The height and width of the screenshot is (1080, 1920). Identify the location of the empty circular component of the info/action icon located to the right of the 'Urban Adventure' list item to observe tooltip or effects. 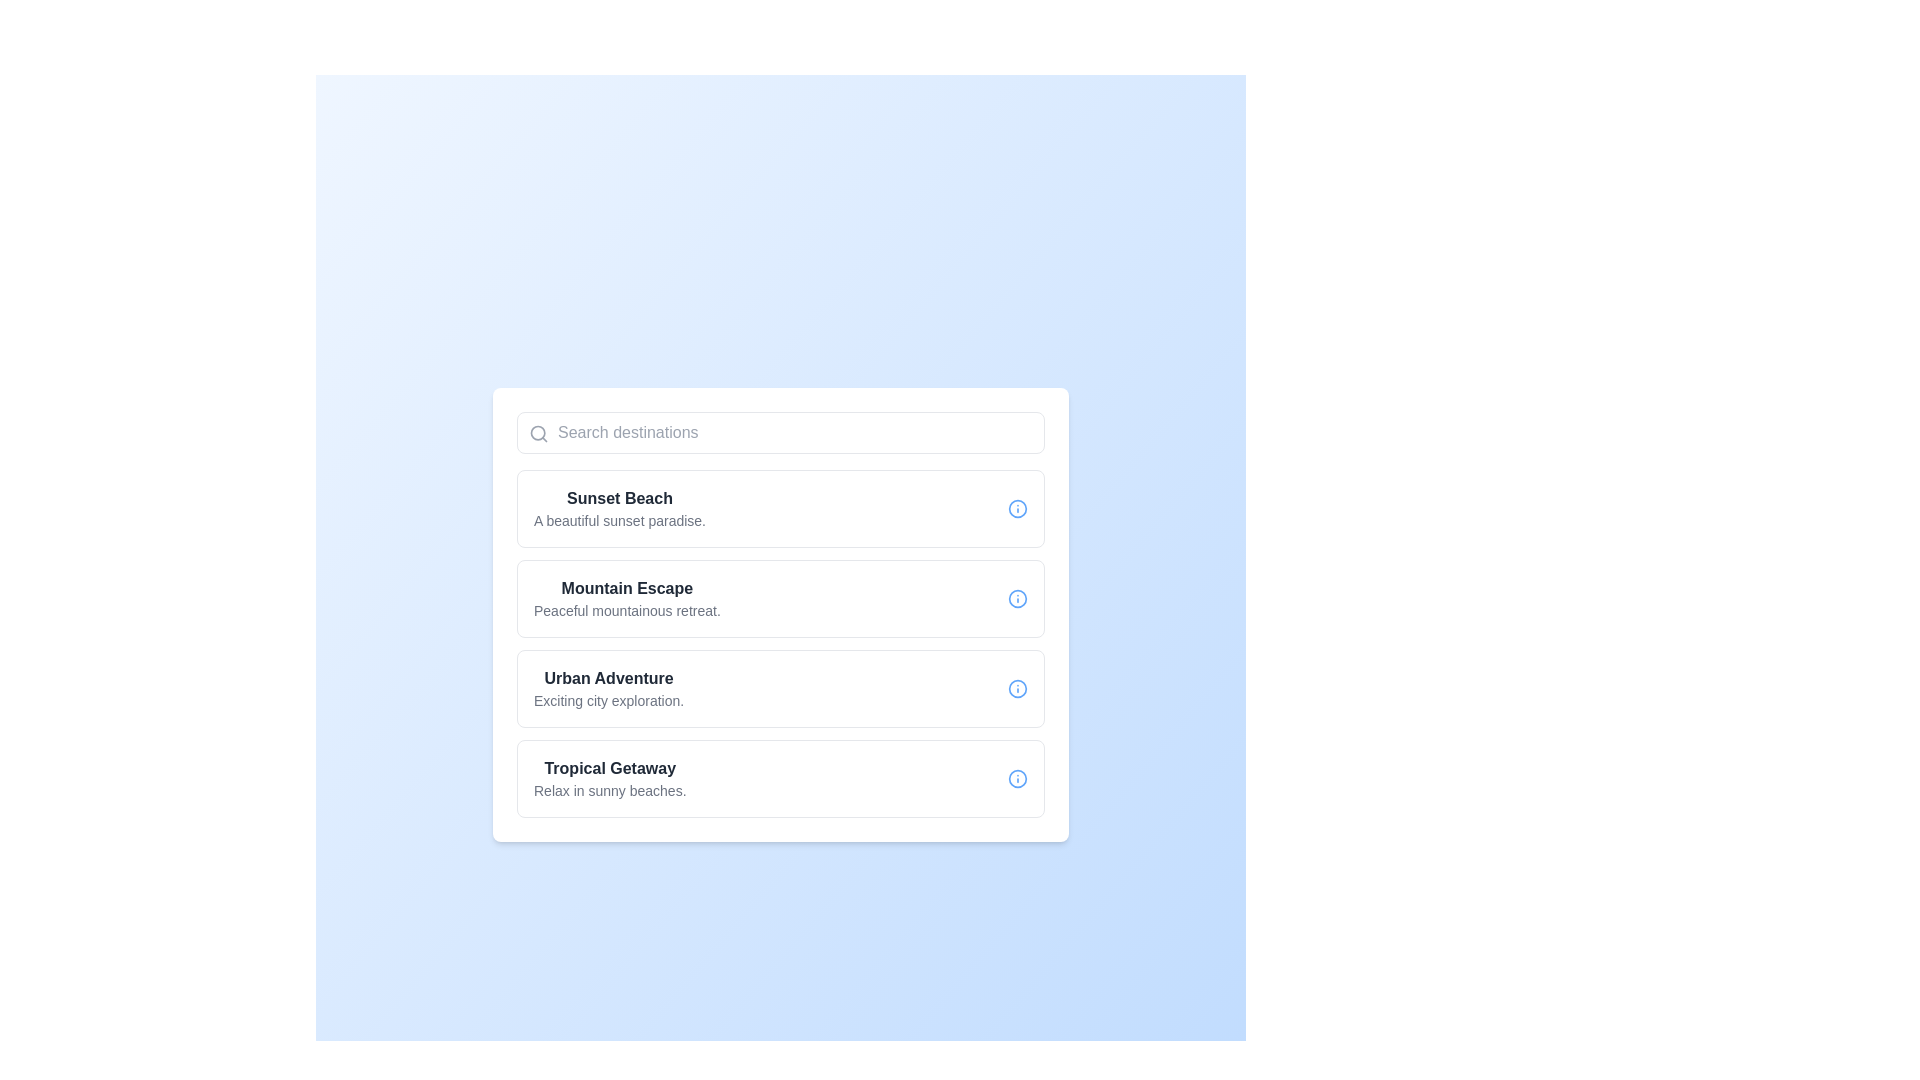
(1017, 688).